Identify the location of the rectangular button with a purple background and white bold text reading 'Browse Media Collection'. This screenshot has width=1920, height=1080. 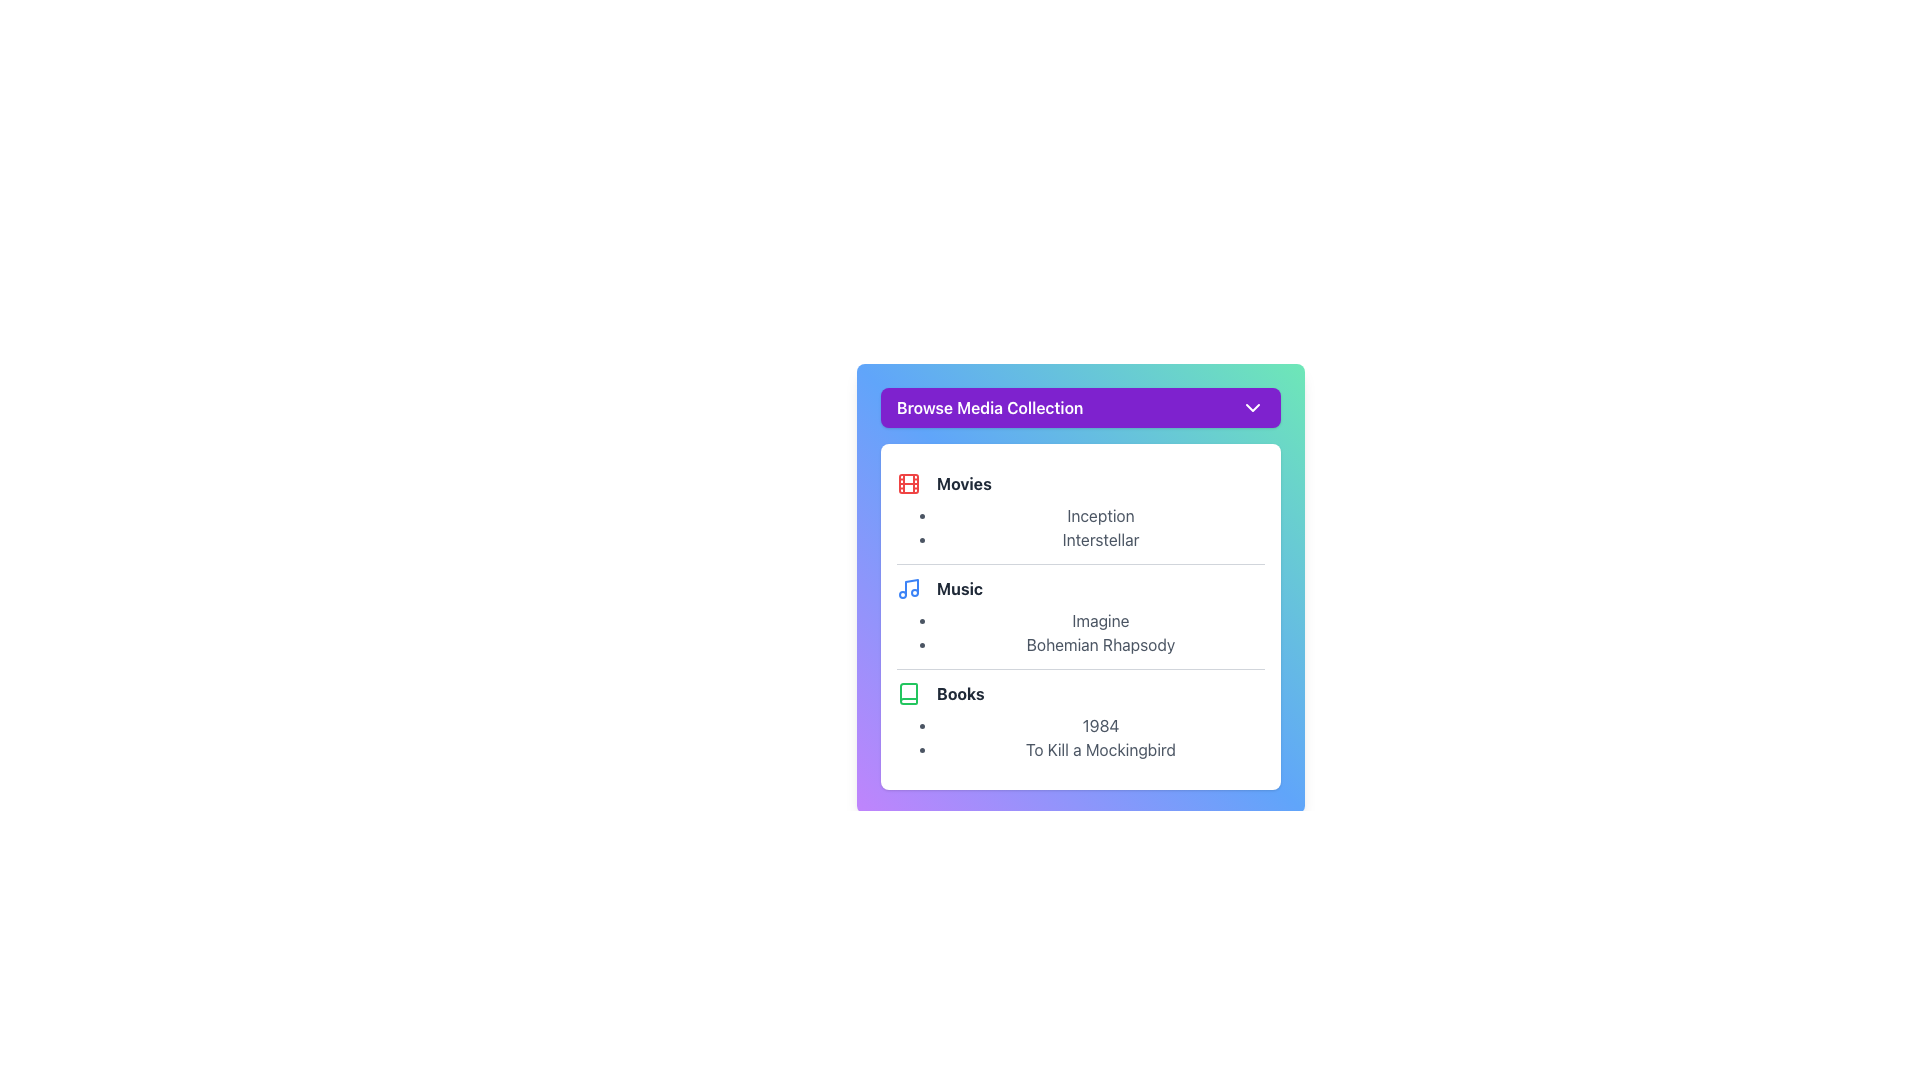
(1079, 407).